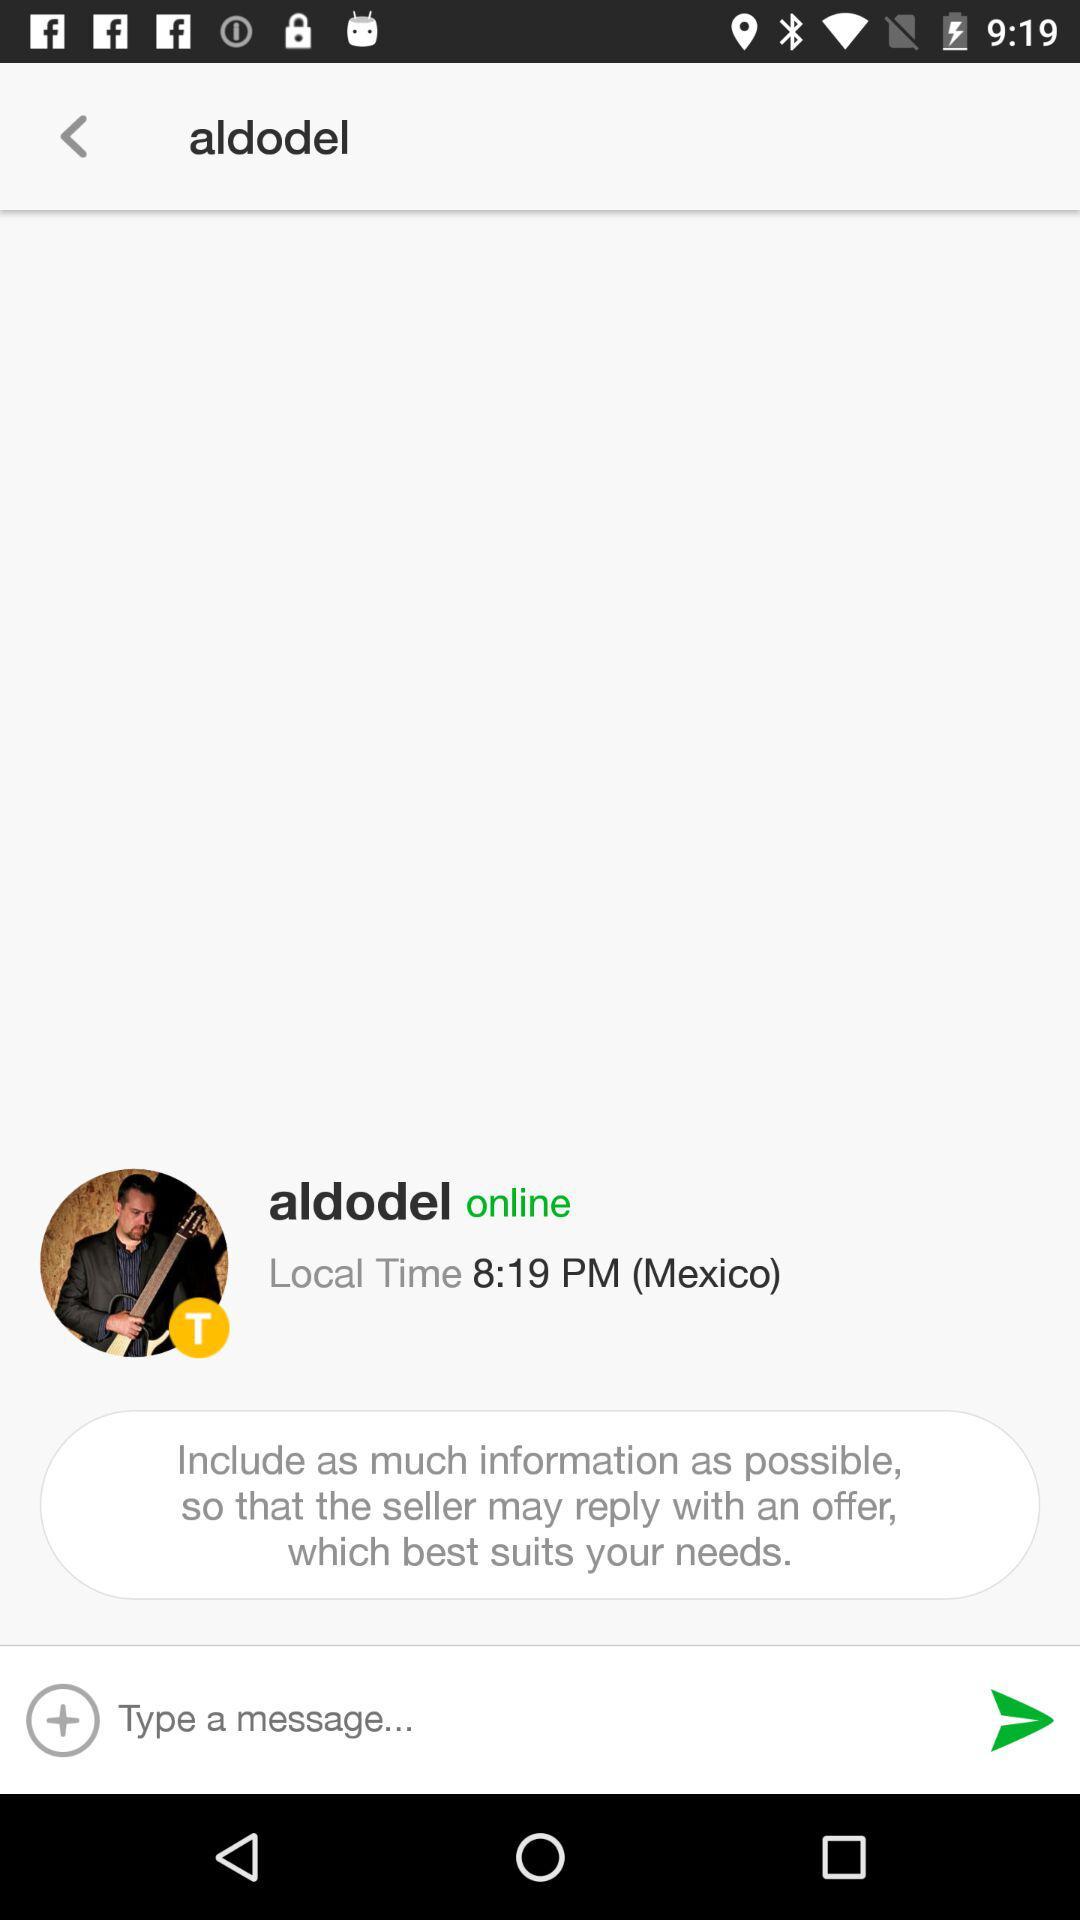 Image resolution: width=1080 pixels, height=1920 pixels. Describe the element at coordinates (1022, 1719) in the screenshot. I see `send message` at that location.